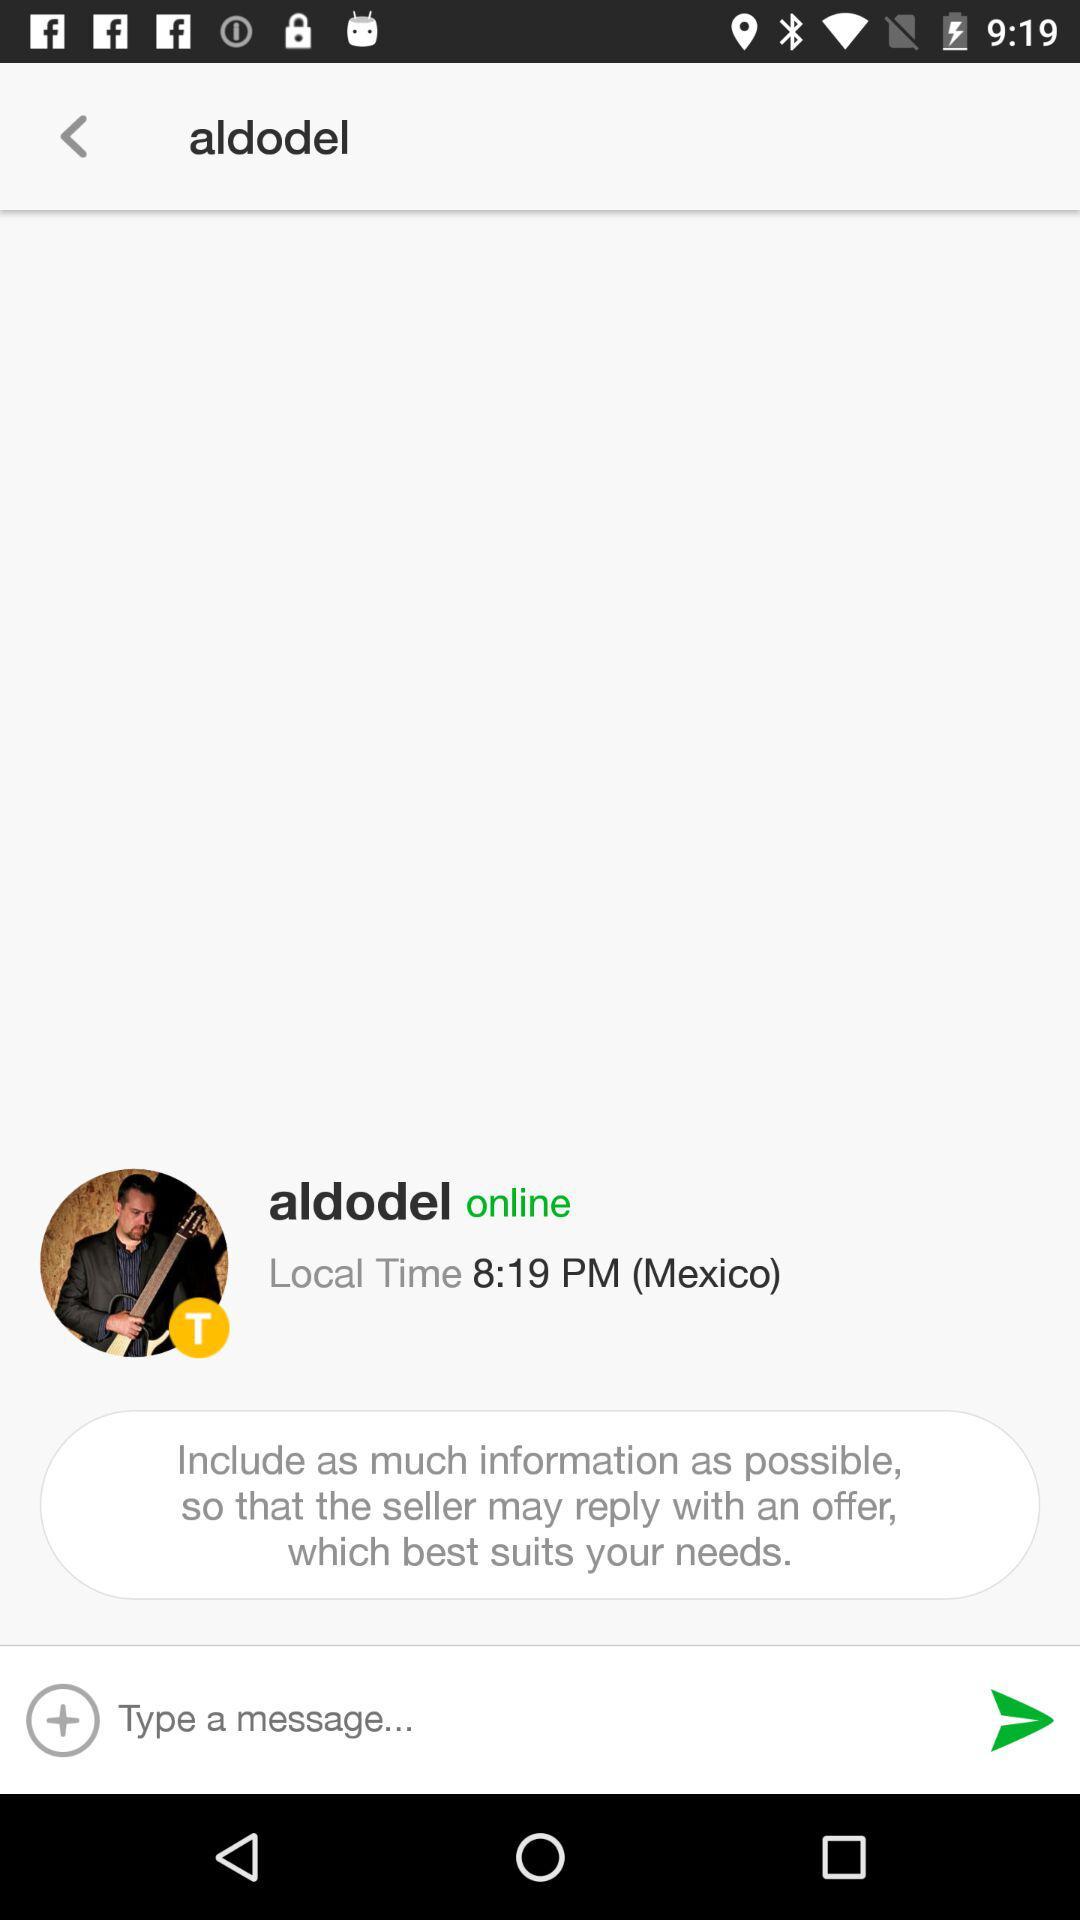 Image resolution: width=1080 pixels, height=1920 pixels. Describe the element at coordinates (1022, 1719) in the screenshot. I see `send message` at that location.